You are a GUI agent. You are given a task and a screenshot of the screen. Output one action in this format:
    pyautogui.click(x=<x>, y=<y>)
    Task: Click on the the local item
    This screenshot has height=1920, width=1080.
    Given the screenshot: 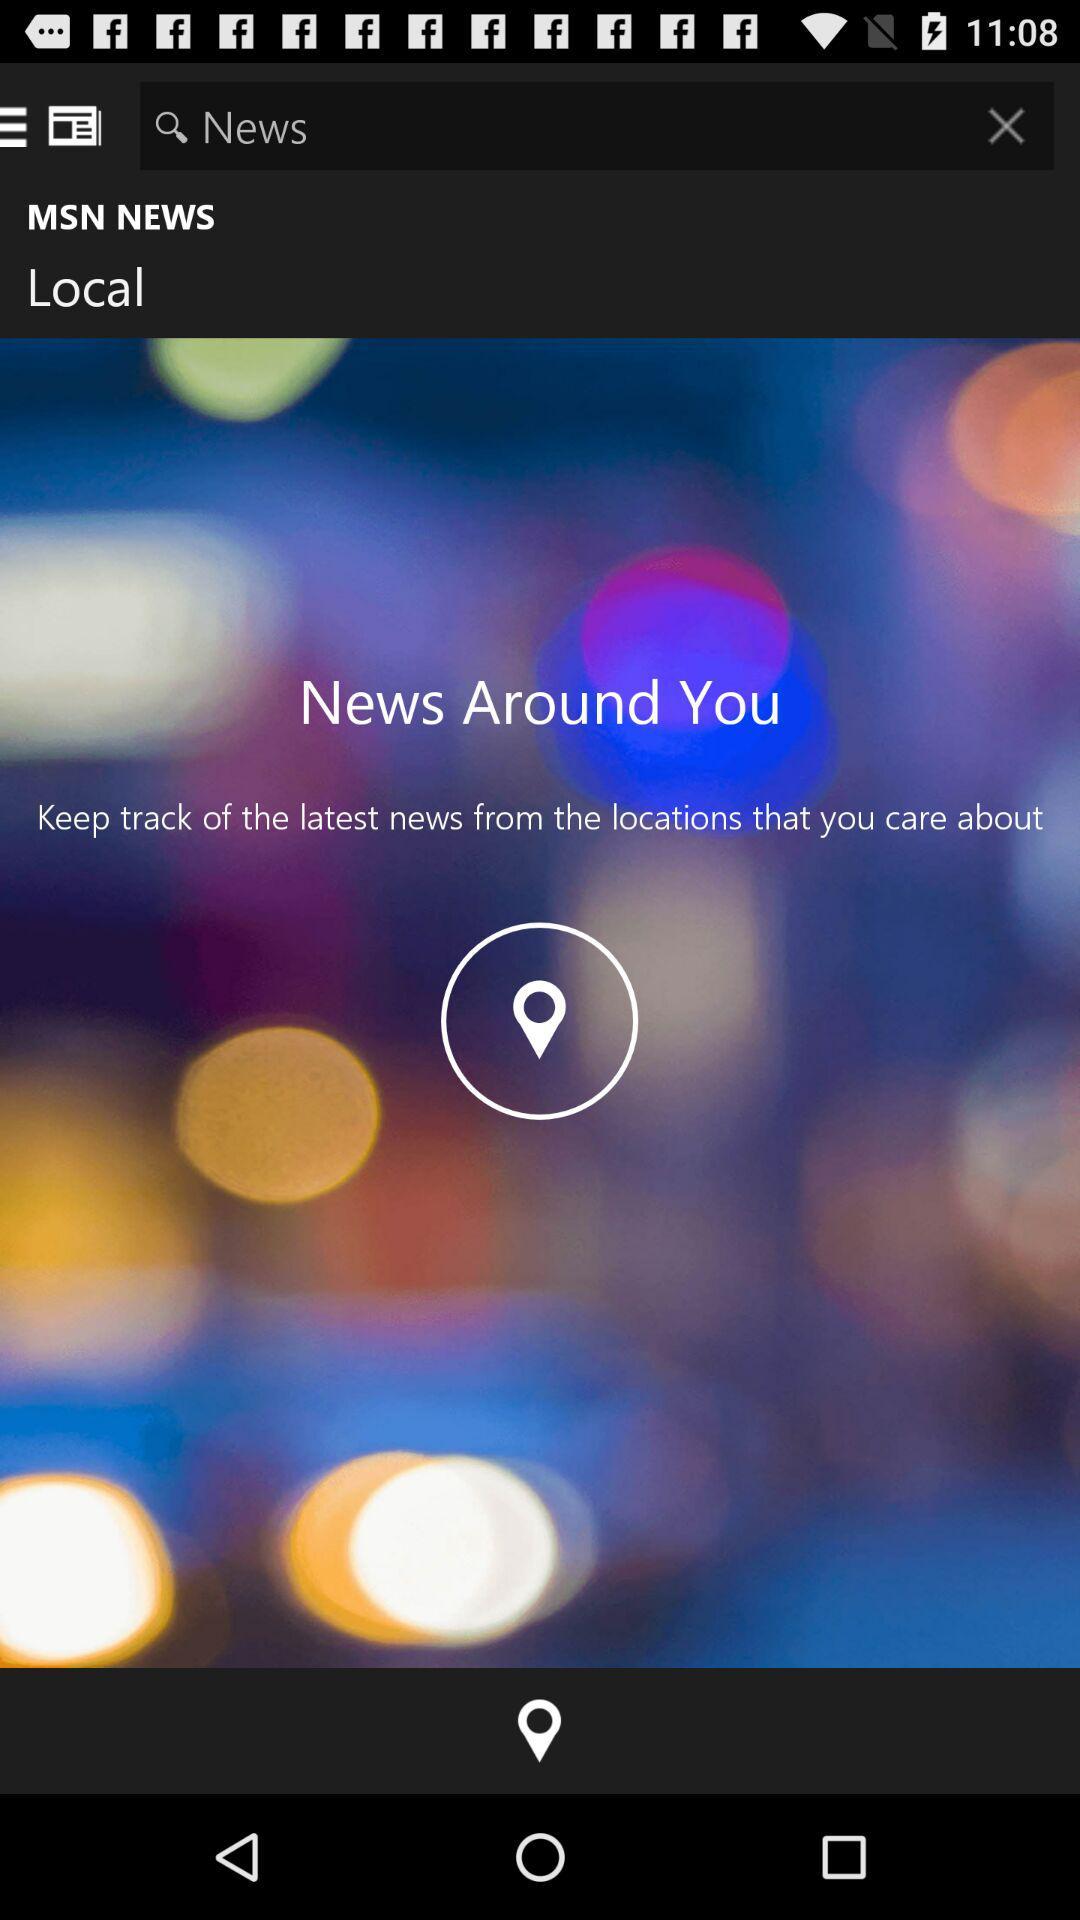 What is the action you would take?
    pyautogui.click(x=101, y=290)
    